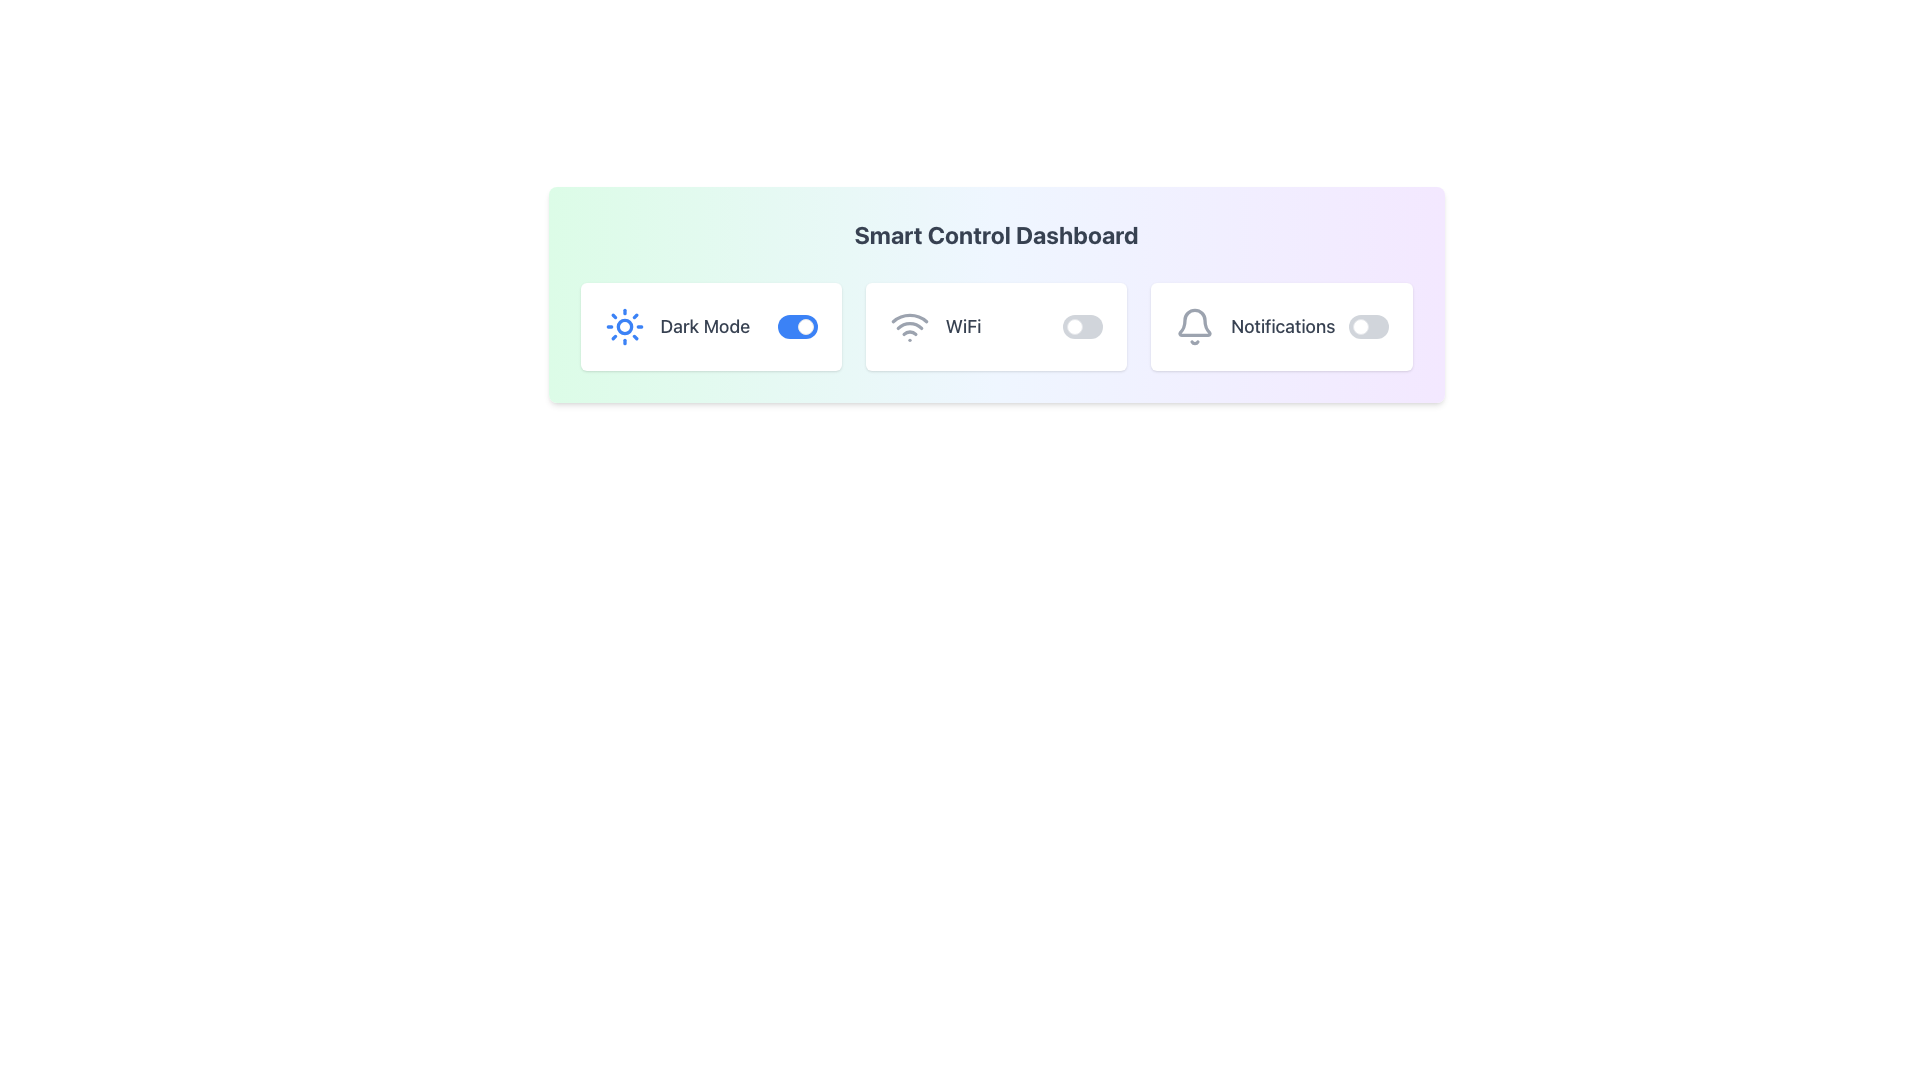 Image resolution: width=1920 pixels, height=1080 pixels. I want to click on the static text label that describes the WiFi feature, positioned next to the WiFi SVG icon and followed by a toggle switch, so click(963, 326).